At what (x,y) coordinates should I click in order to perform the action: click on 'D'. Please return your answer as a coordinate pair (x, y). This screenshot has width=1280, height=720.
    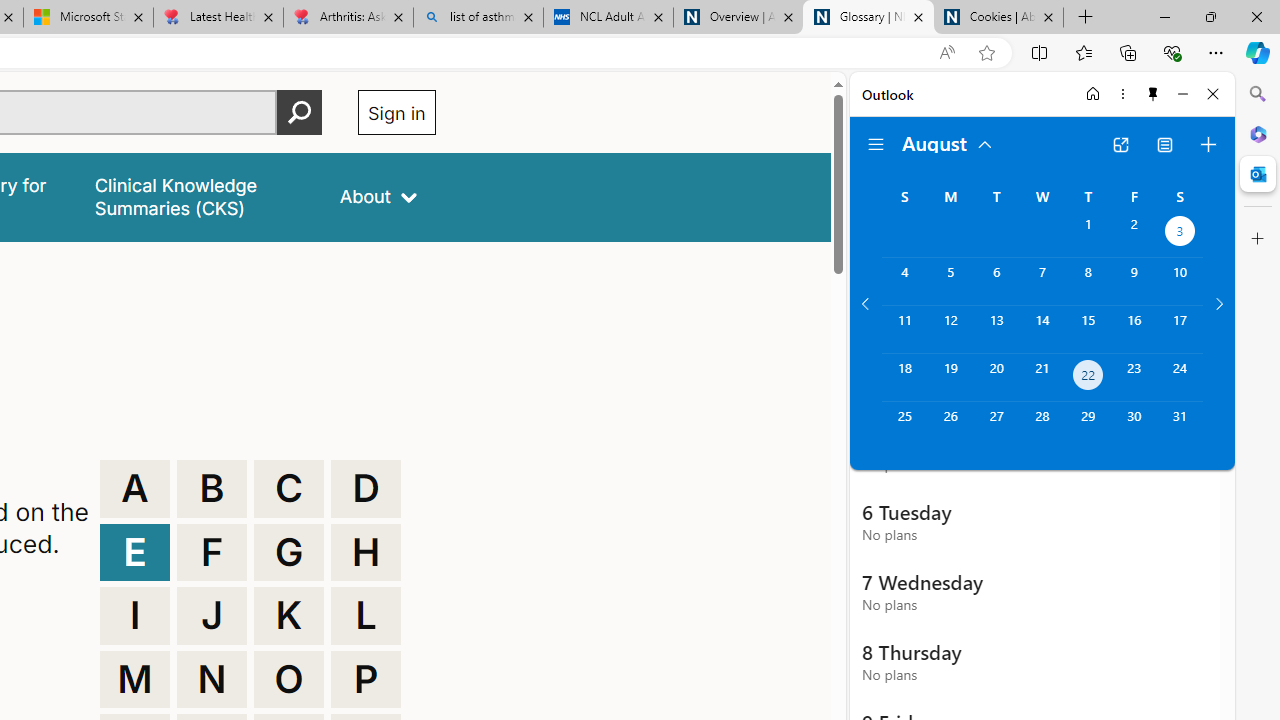
    Looking at the image, I should click on (366, 488).